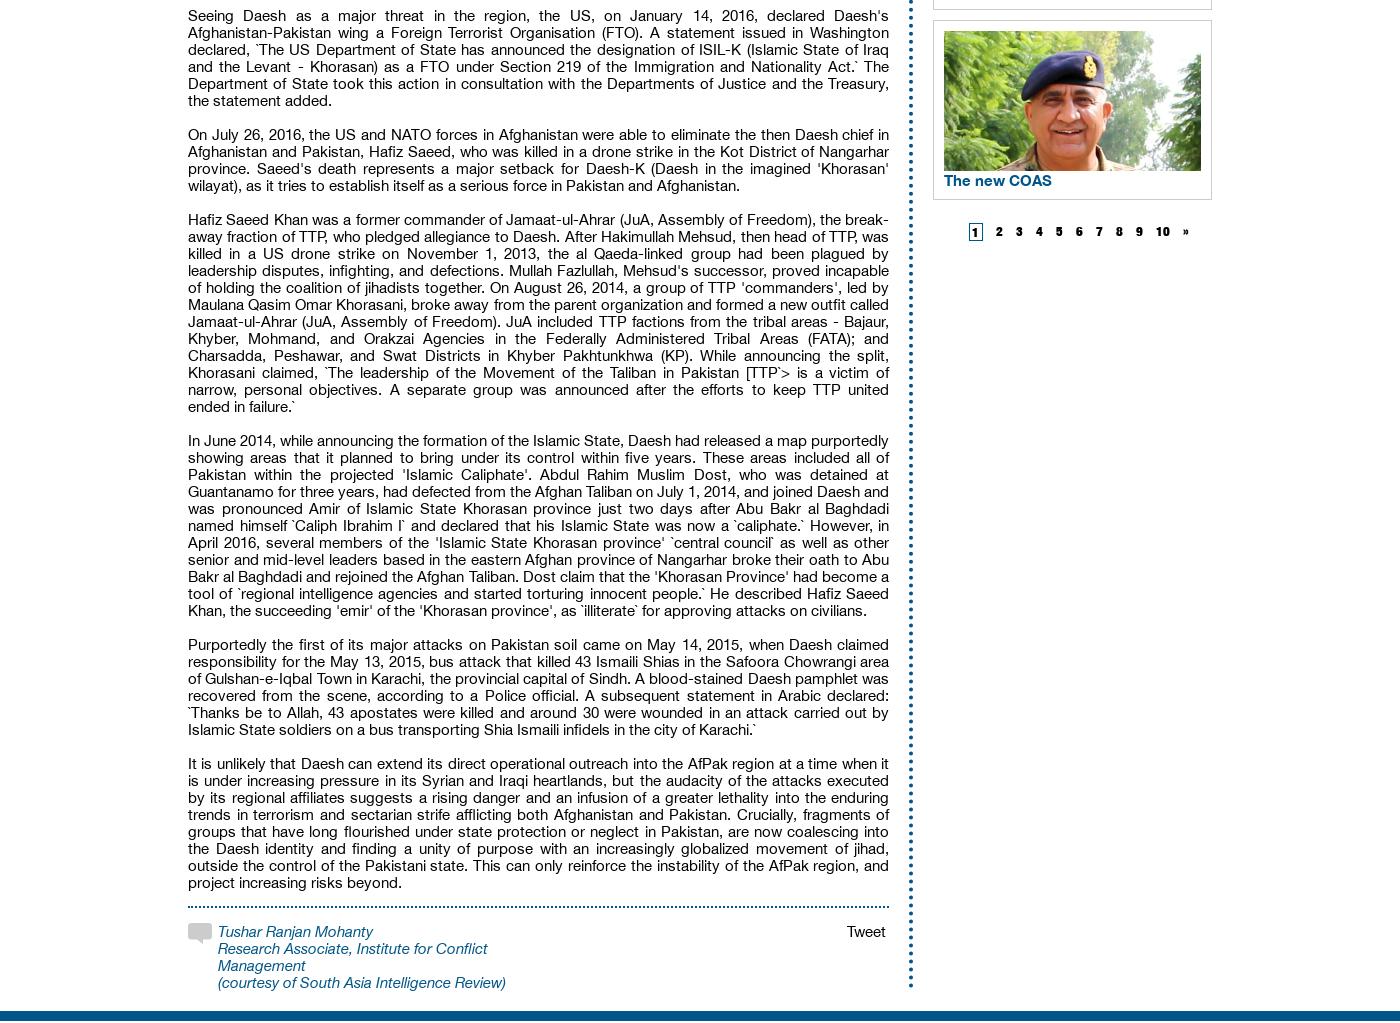 This screenshot has width=1400, height=1023. What do you see at coordinates (538, 823) in the screenshot?
I see `'It is unlikely that Daesh can extend its direct operational outreach into the AfPak region at a time when it is under increasing pressure in its Syrian and Iraqi heartlands, but the audacity of the attacks executed by its regional affiliates suggests a rising danger and an infusion of a greater lethality into the enduring trends in terrorism and sectarian strife afflicting both Afghanistan and Pakistan. Crucially, fragments of groups that have long flourished under state protection or neglect in Pakistan, are now coalescing into the Daesh identity and finding a unity of purpose with an increasingly globalized movement of jihad, outside the control of the Pakistani state. This can only reinforce the instability of the AfPak region, and project increasing risks beyond.'` at bounding box center [538, 823].